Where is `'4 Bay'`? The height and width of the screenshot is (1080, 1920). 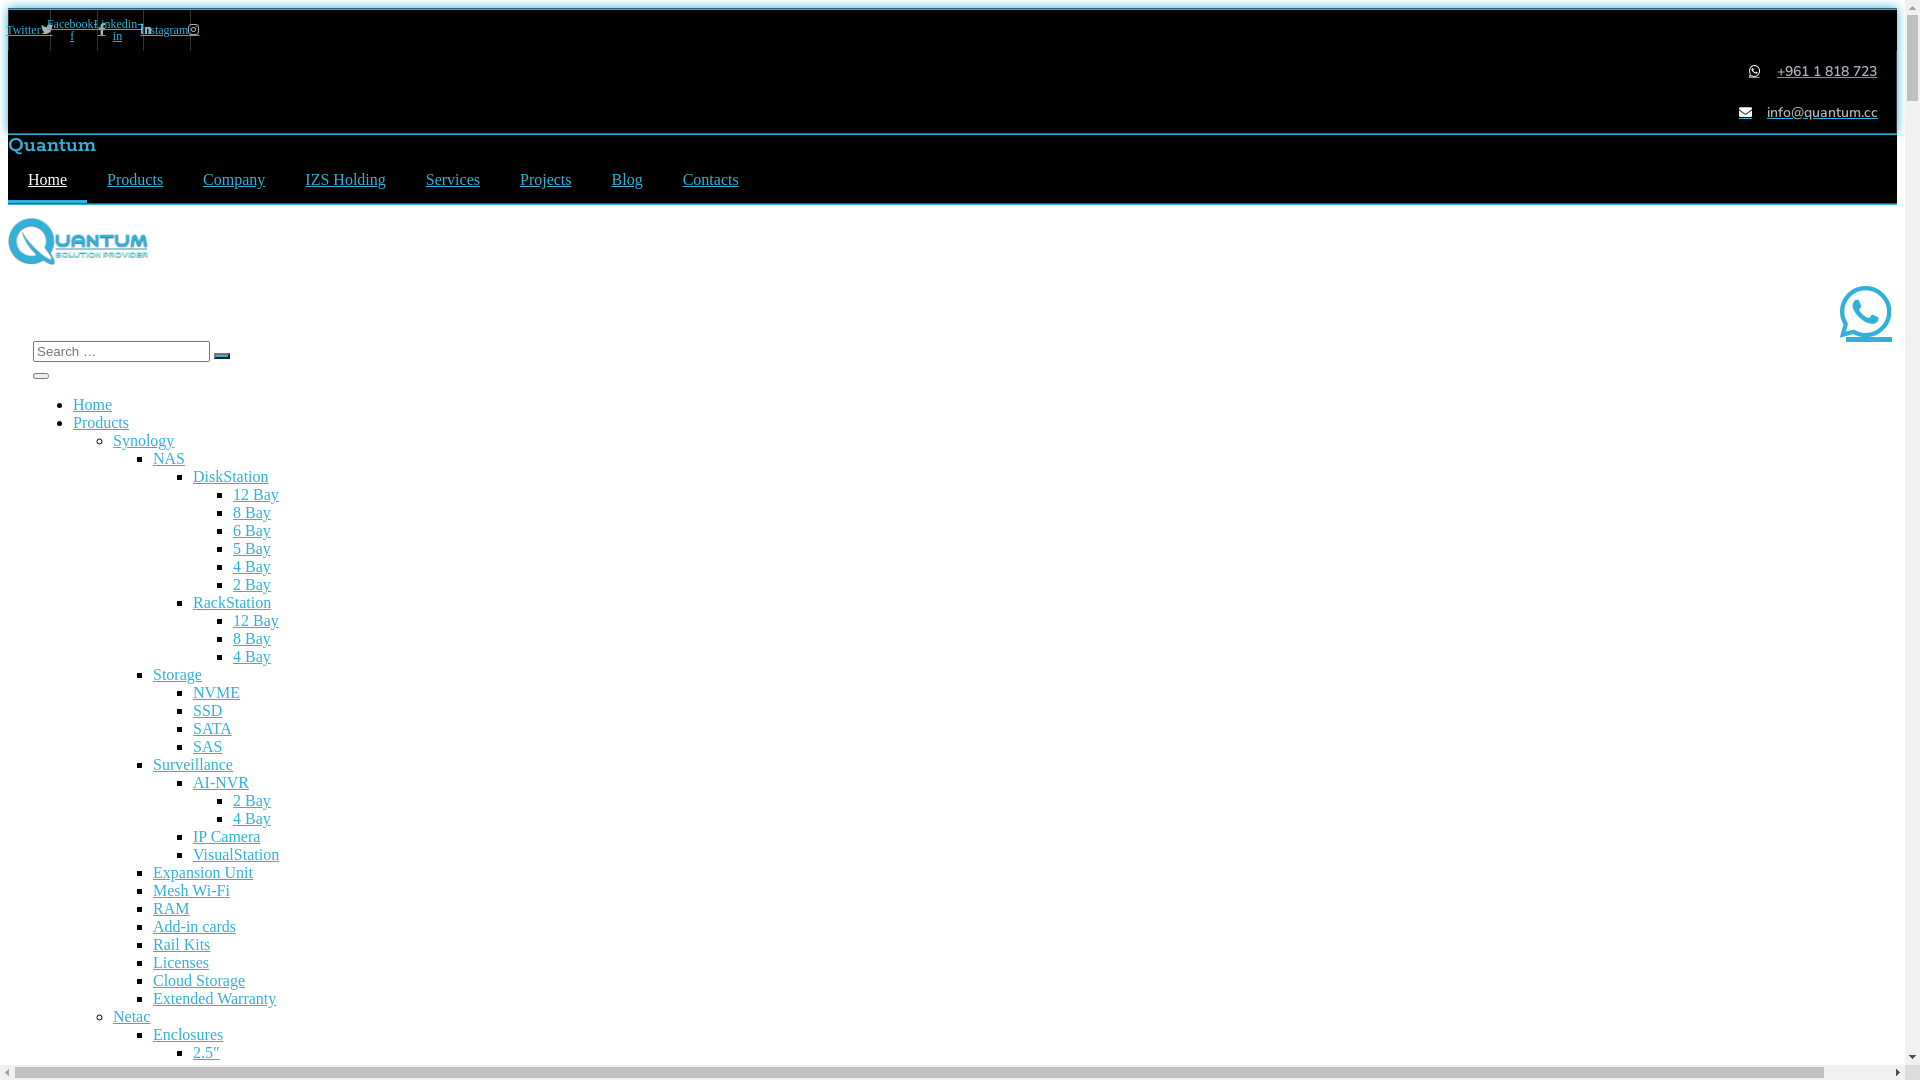
'4 Bay' is located at coordinates (233, 656).